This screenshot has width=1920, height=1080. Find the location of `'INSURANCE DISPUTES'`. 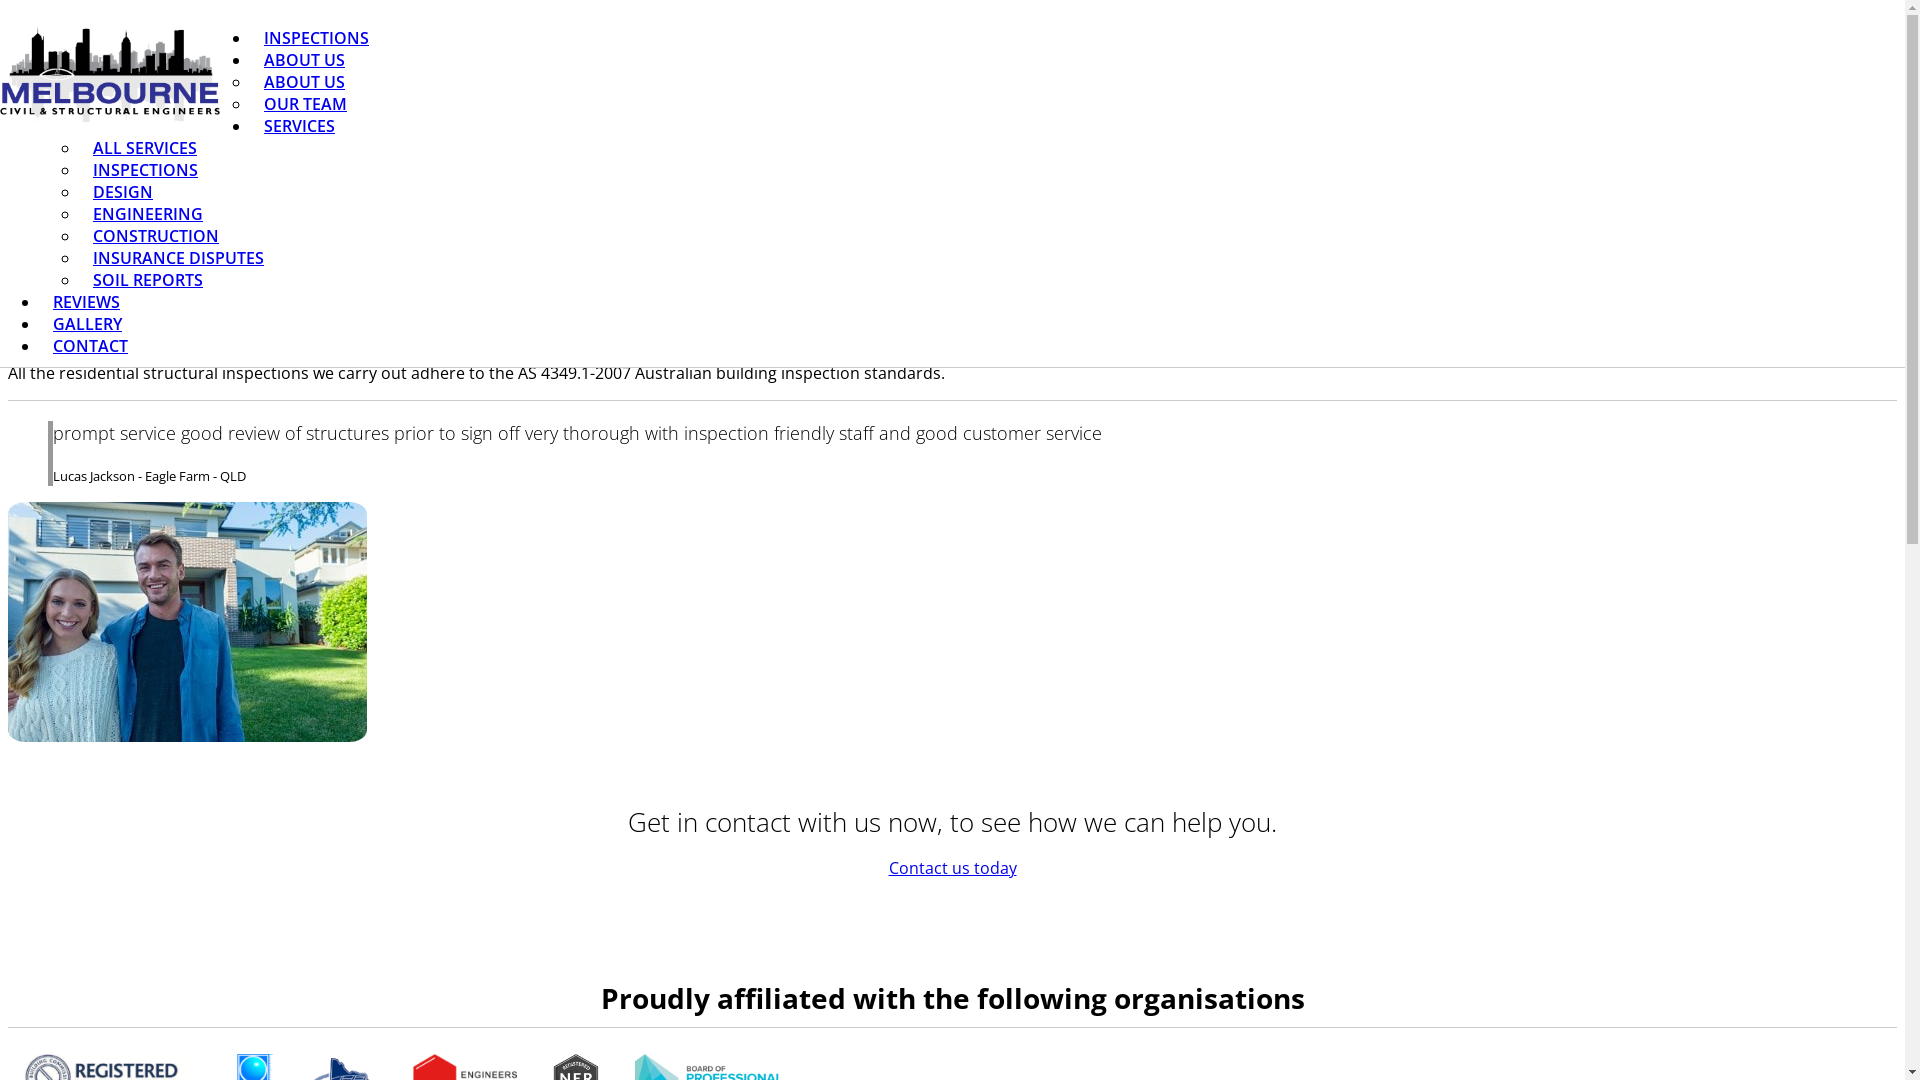

'INSURANCE DISPUTES' is located at coordinates (178, 257).